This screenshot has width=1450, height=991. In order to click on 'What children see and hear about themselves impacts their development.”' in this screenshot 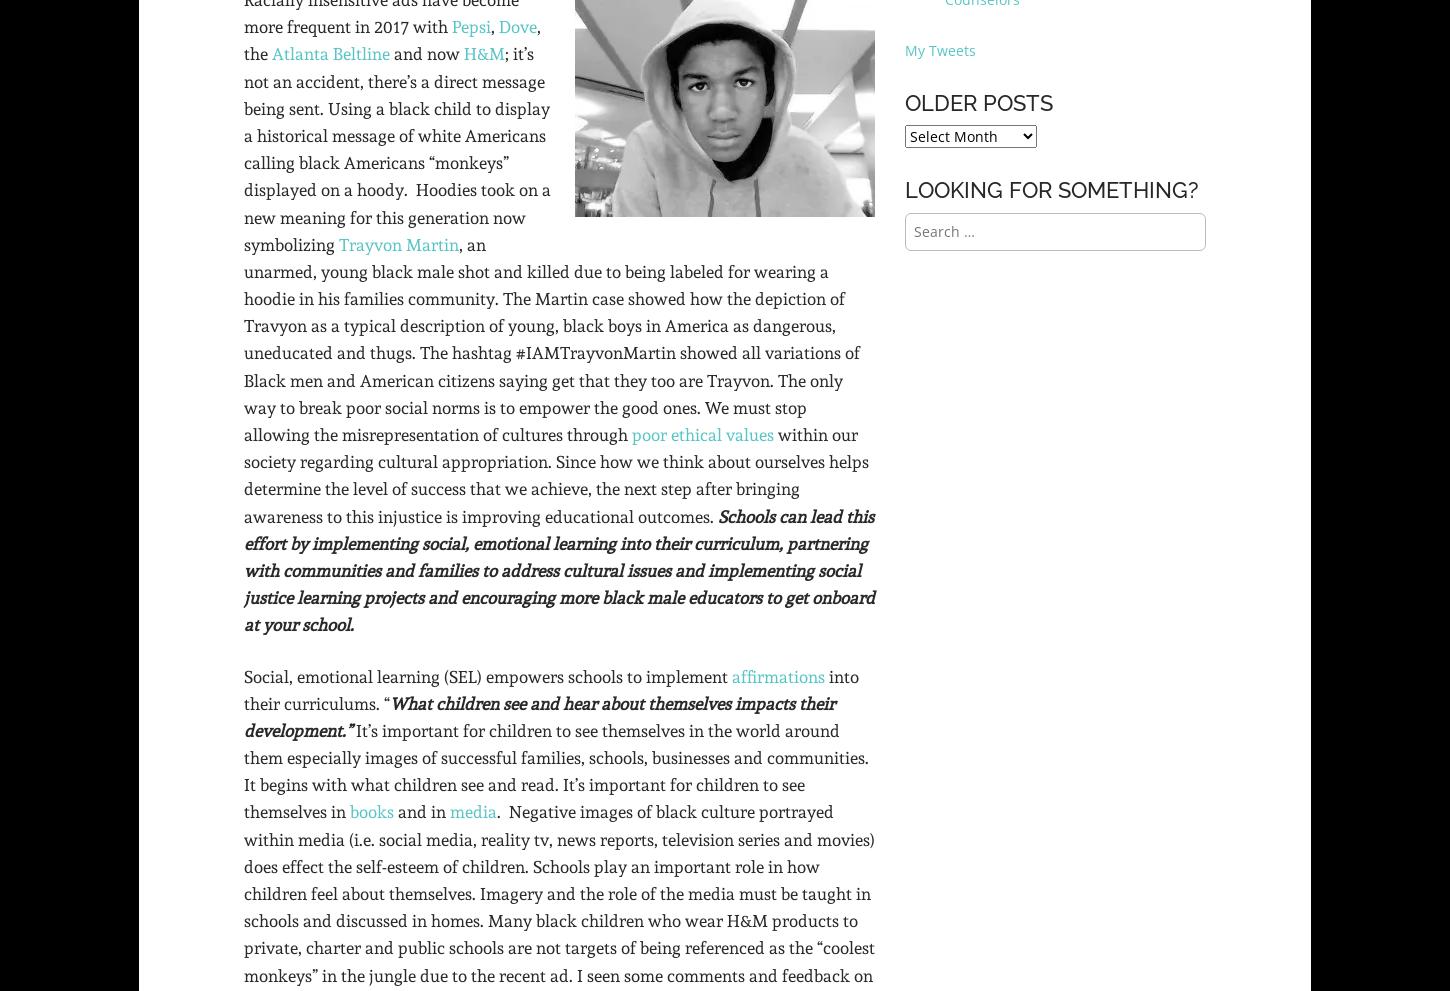, I will do `click(539, 716)`.